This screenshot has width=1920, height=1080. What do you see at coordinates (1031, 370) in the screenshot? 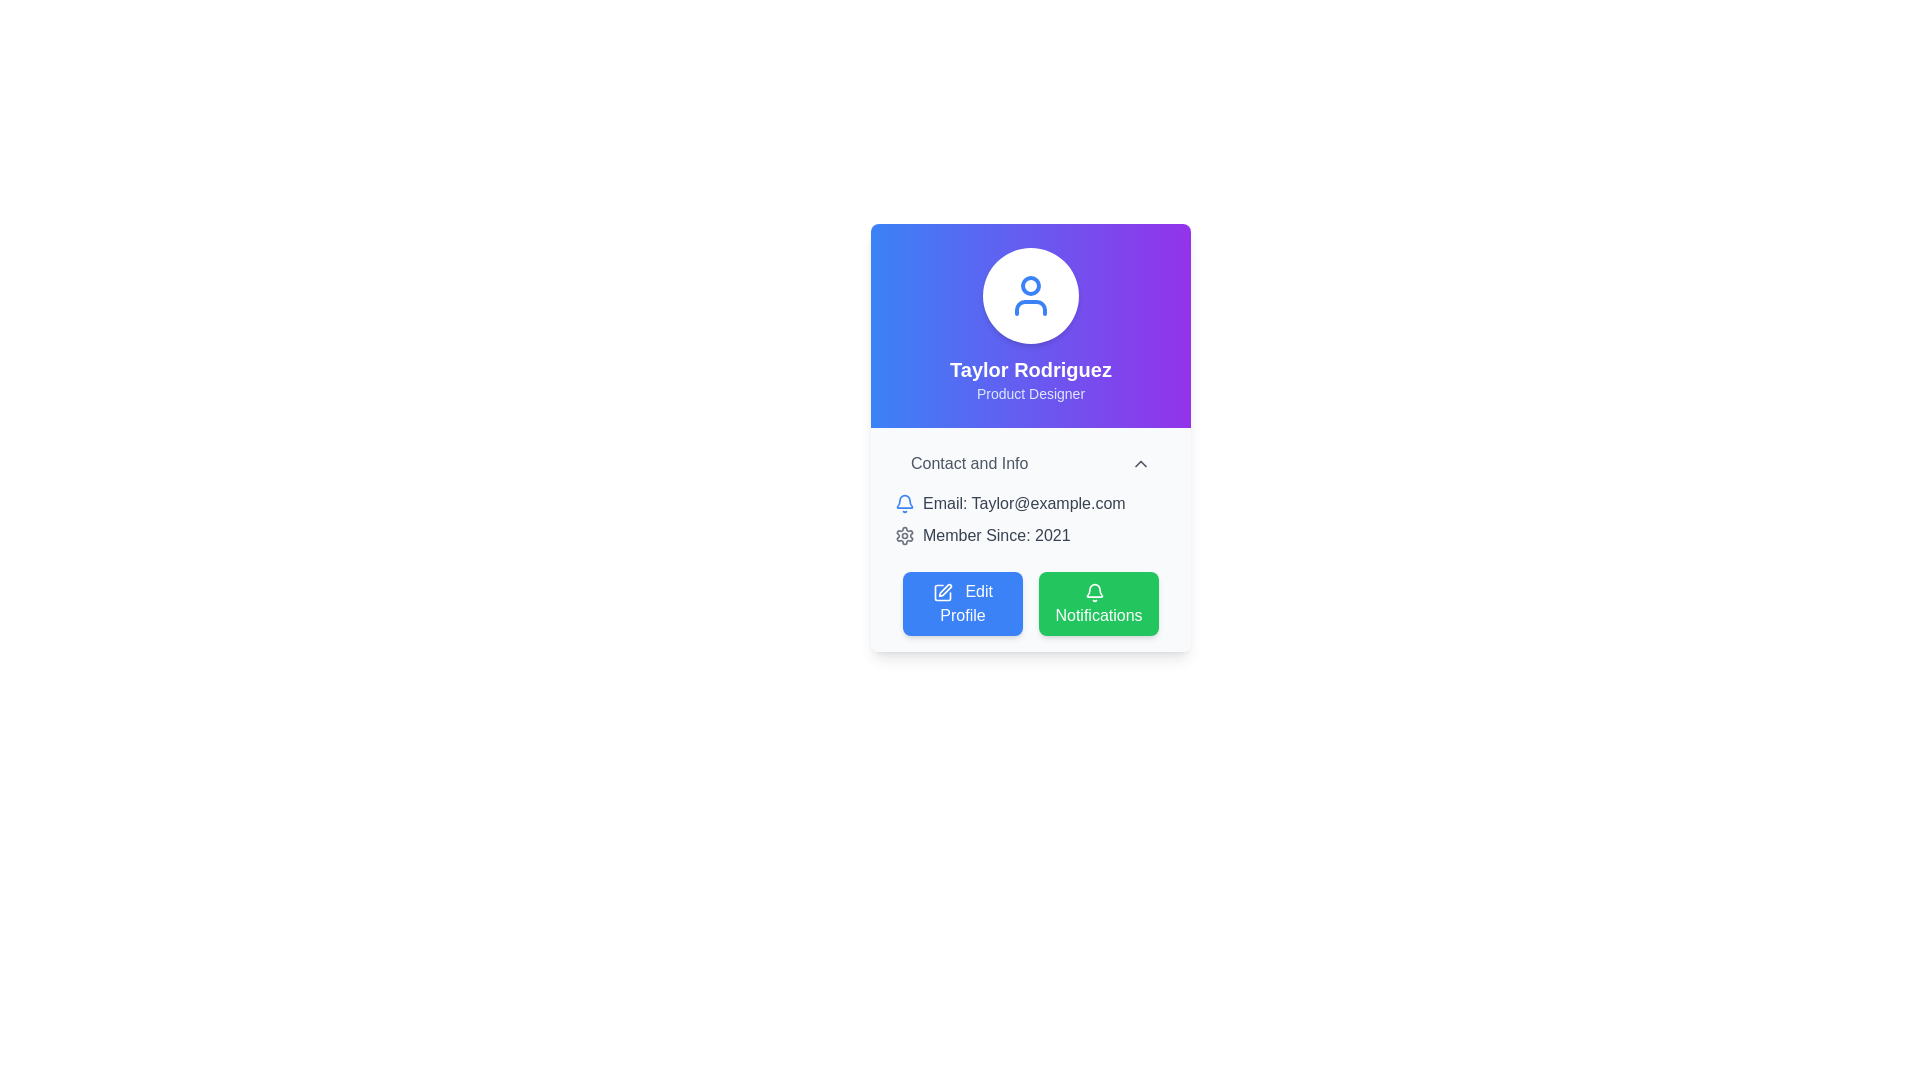
I see `the user name text element displayed prominently at the top of the profile card, which is centered above the 'Product Designer' text` at bounding box center [1031, 370].